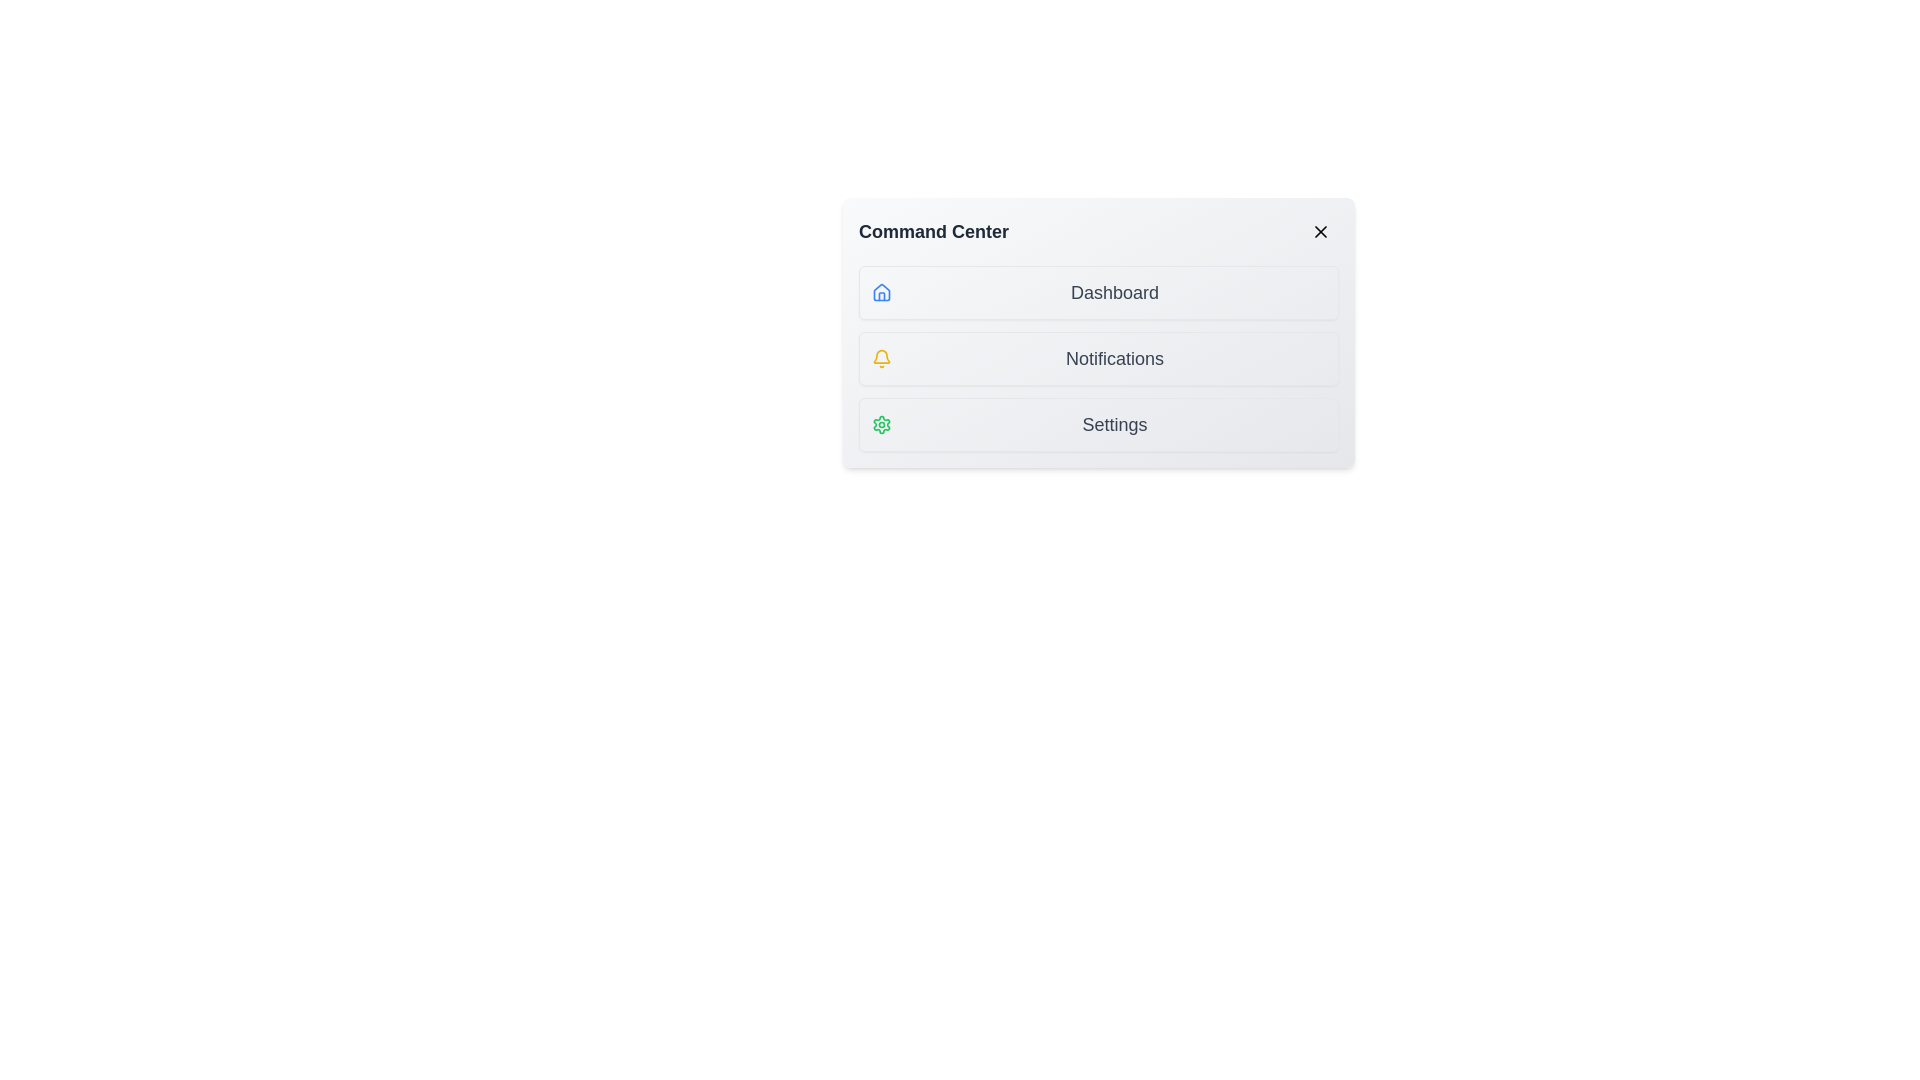  I want to click on the close button on the Command Center module, so click(1320, 230).